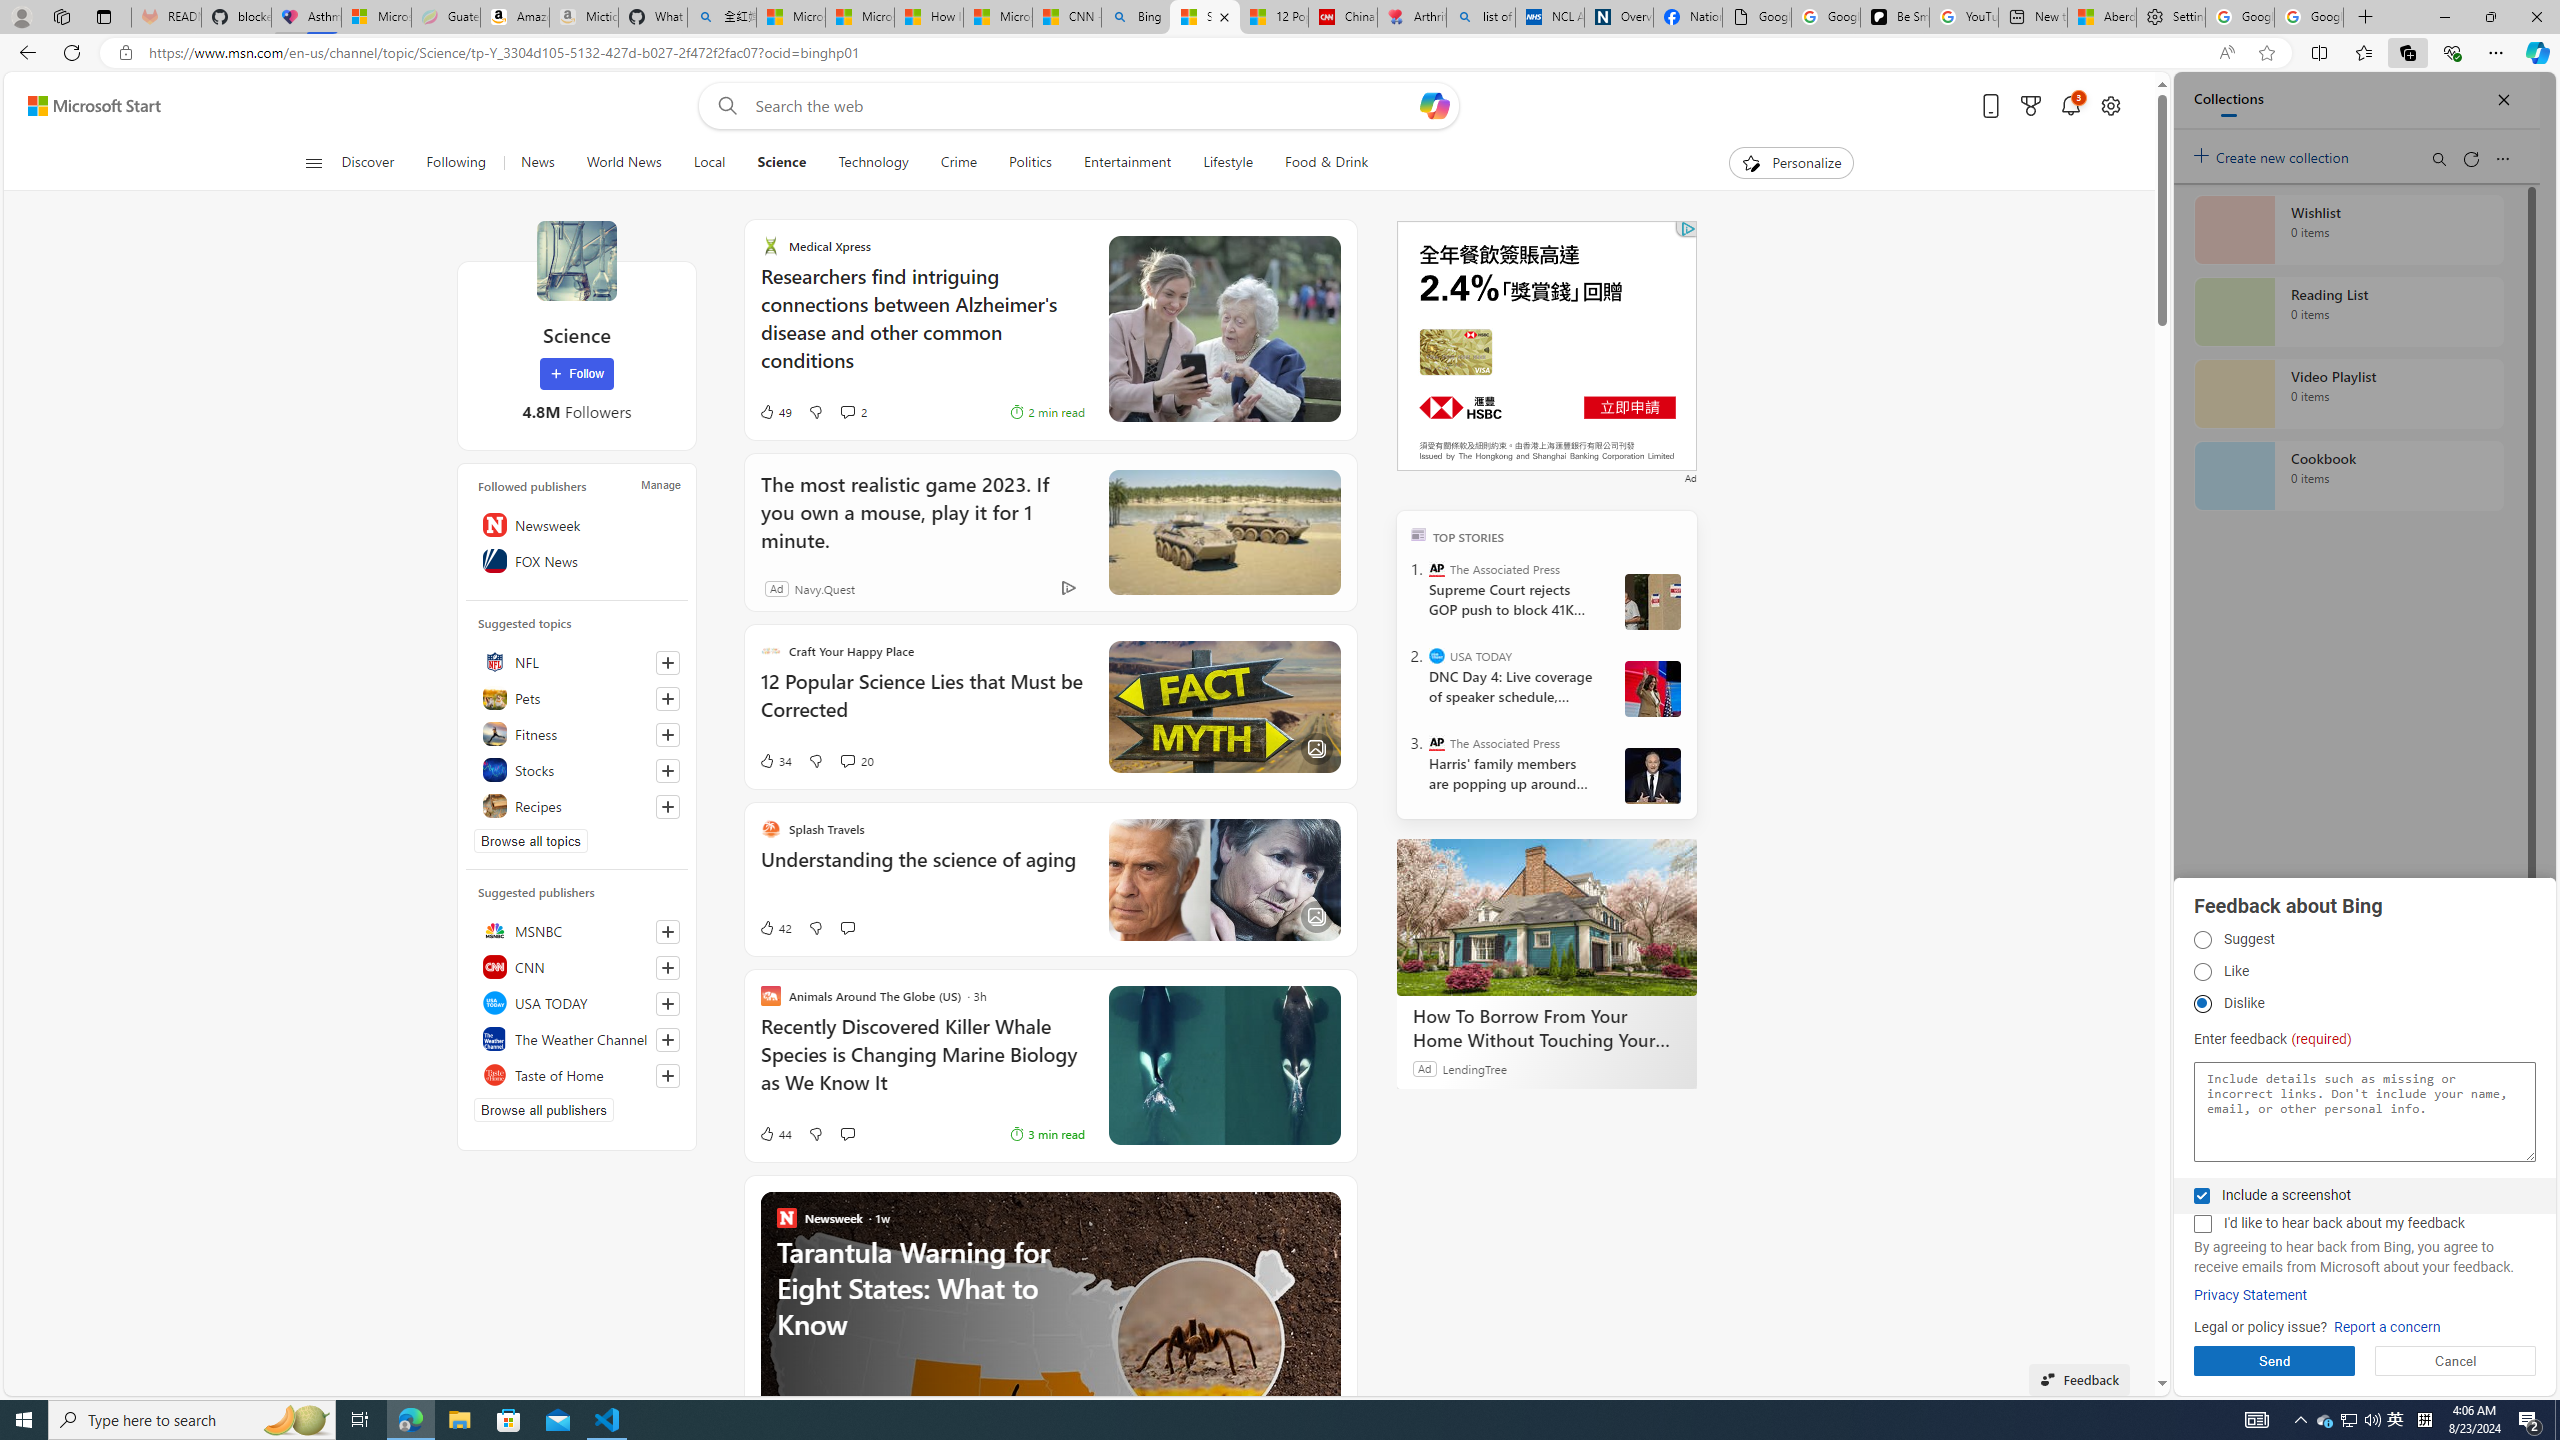  I want to click on 'AutomationID: fbpgdgtp3', so click(2201, 1003).